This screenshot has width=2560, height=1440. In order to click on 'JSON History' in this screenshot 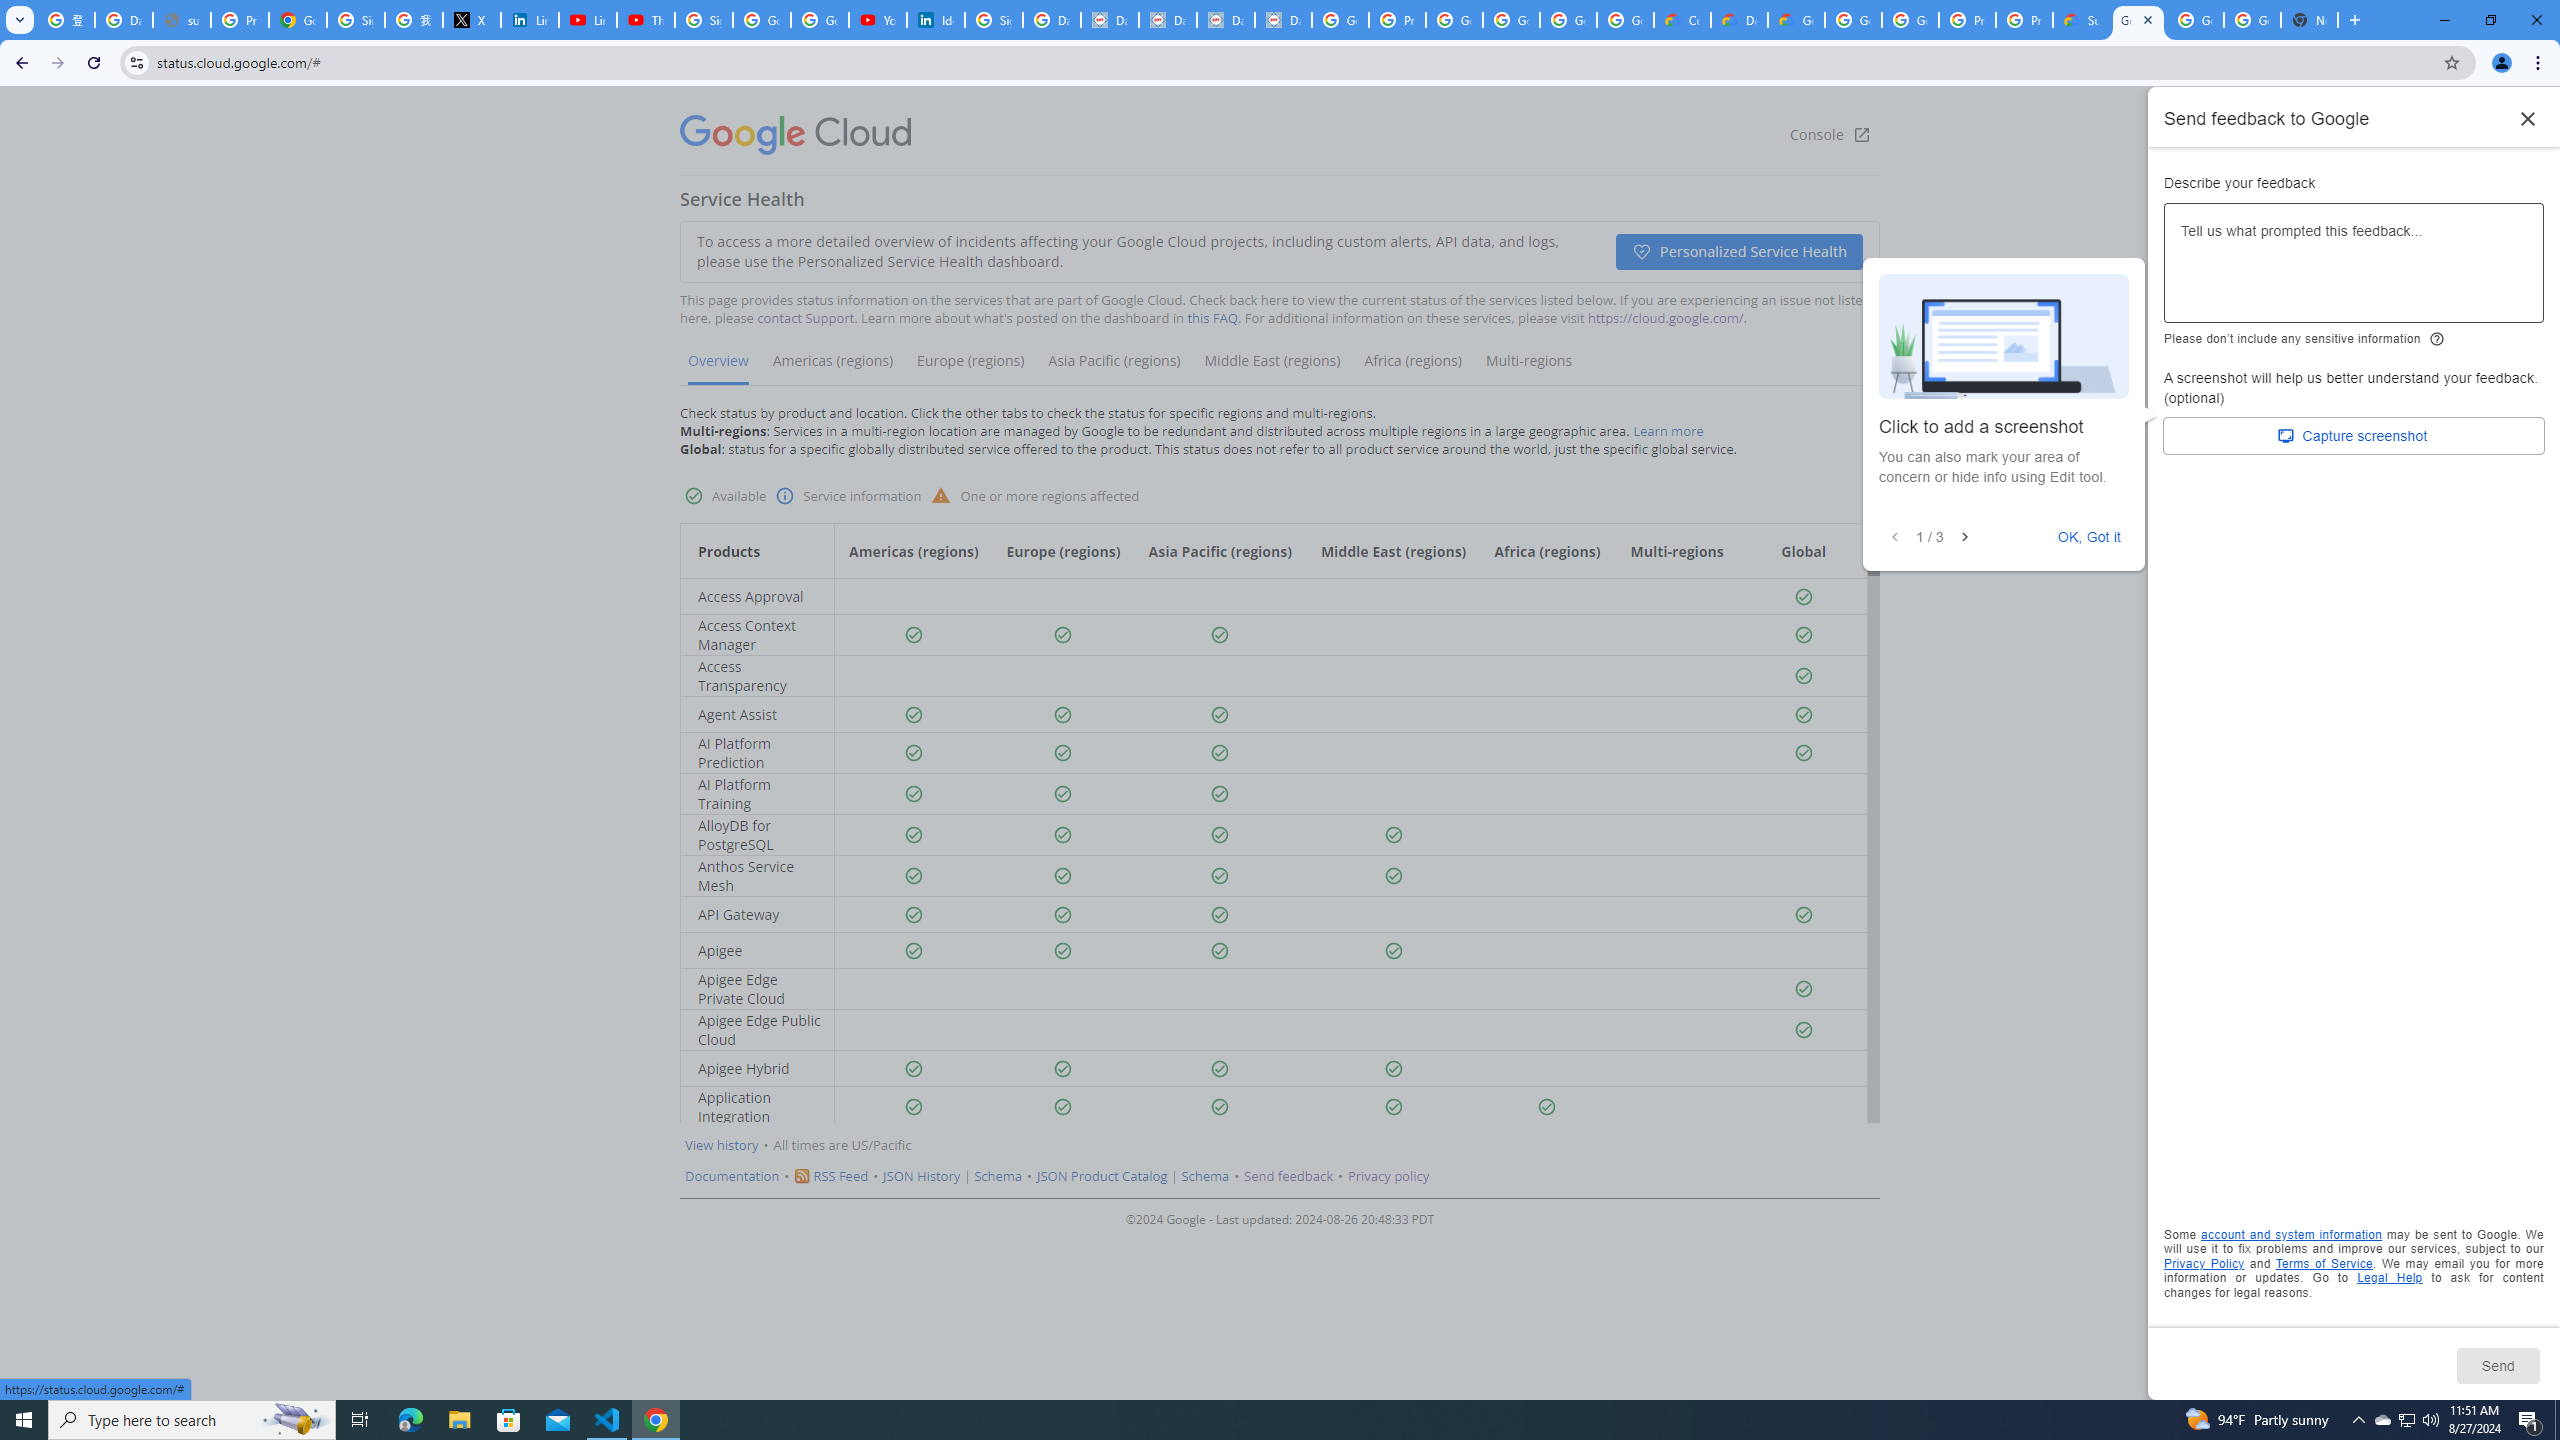, I will do `click(921, 1175)`.